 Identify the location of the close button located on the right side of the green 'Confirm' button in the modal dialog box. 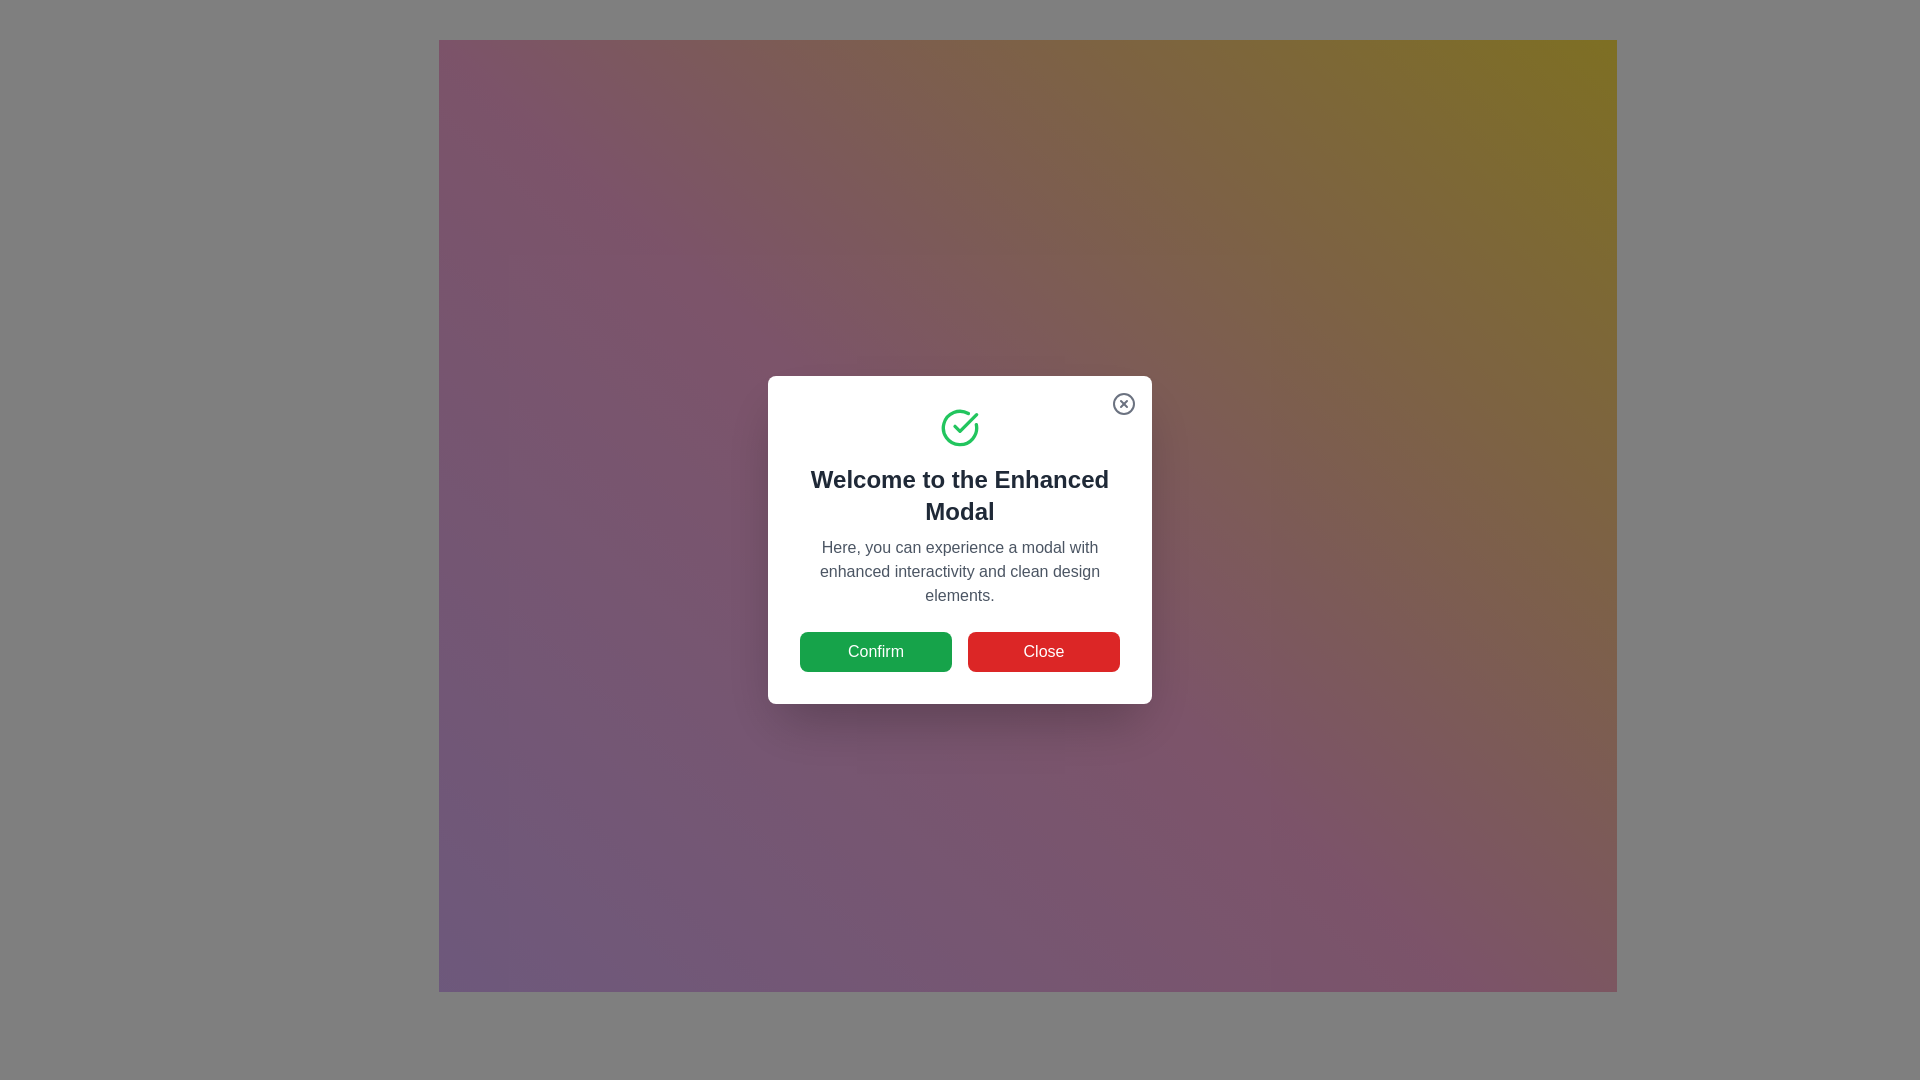
(1042, 651).